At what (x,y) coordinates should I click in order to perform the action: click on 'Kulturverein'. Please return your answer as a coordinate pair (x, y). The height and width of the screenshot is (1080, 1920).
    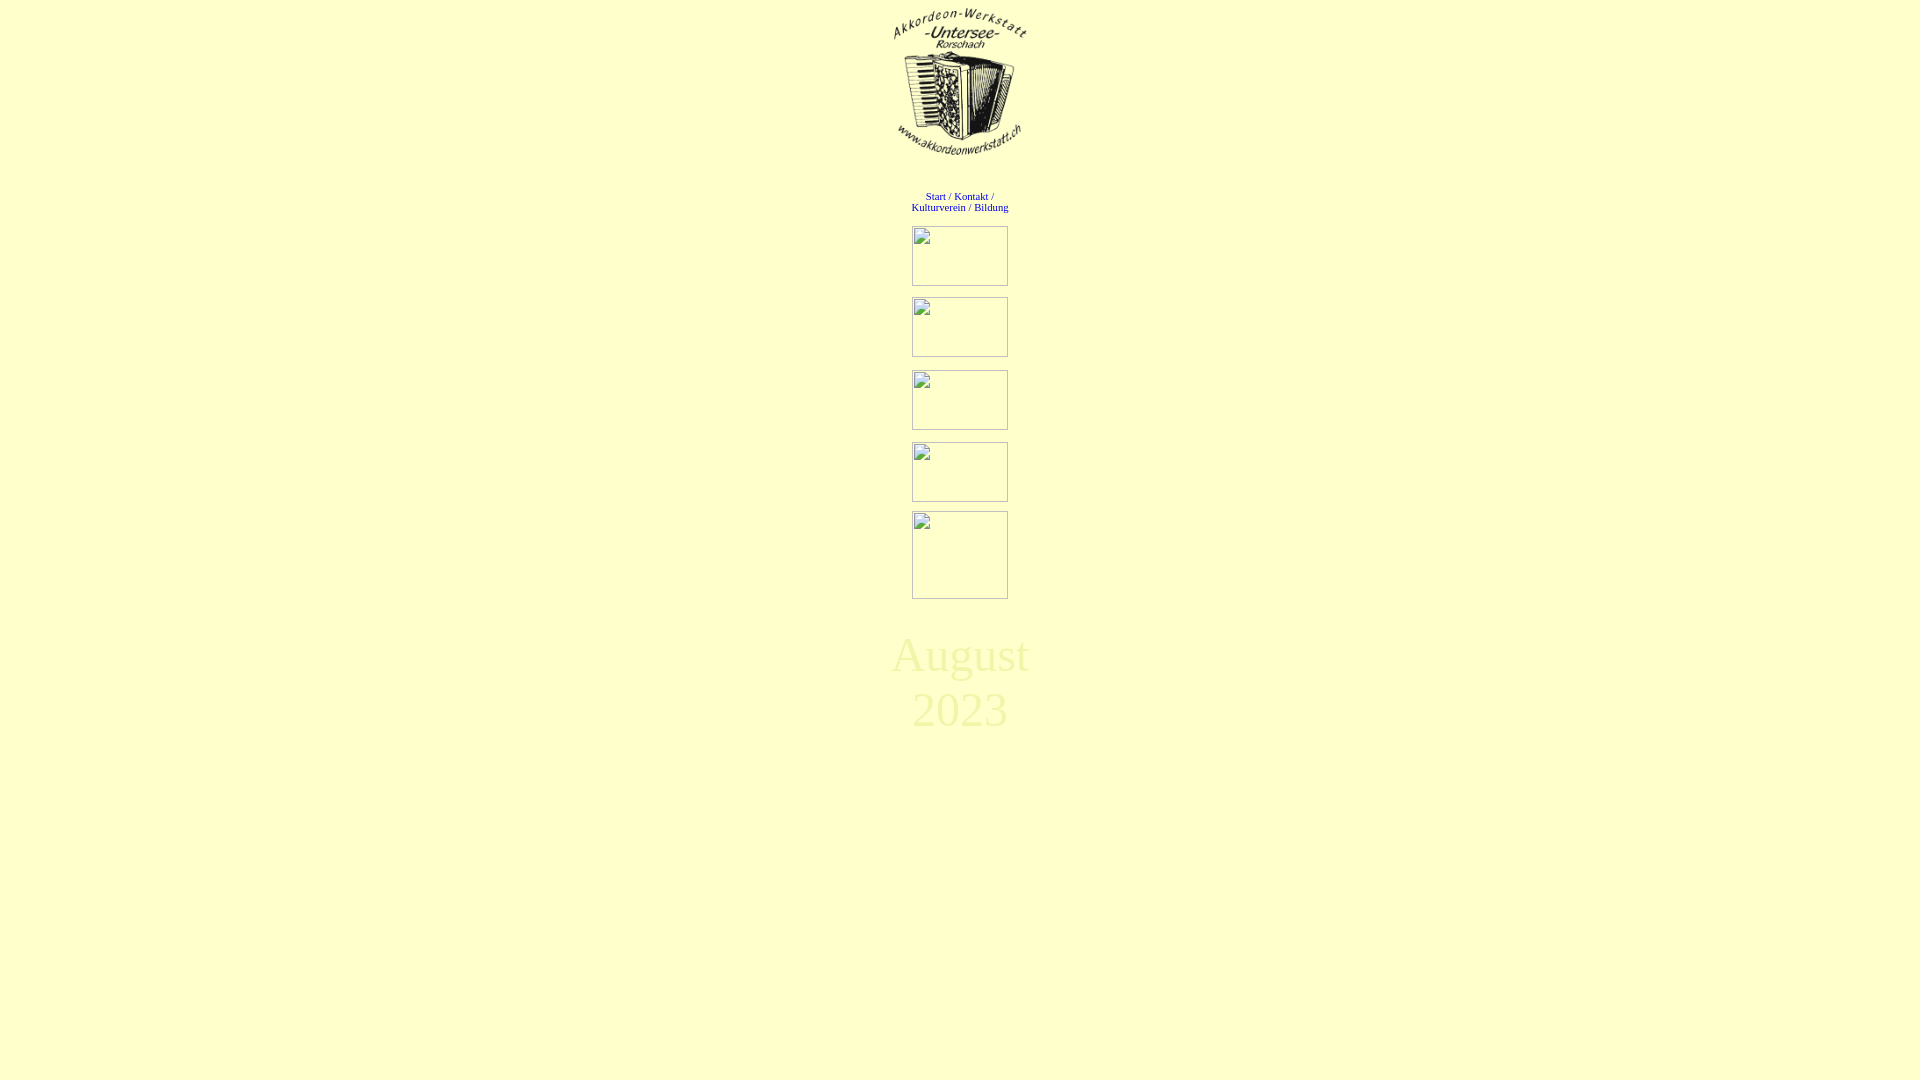
    Looking at the image, I should click on (936, 207).